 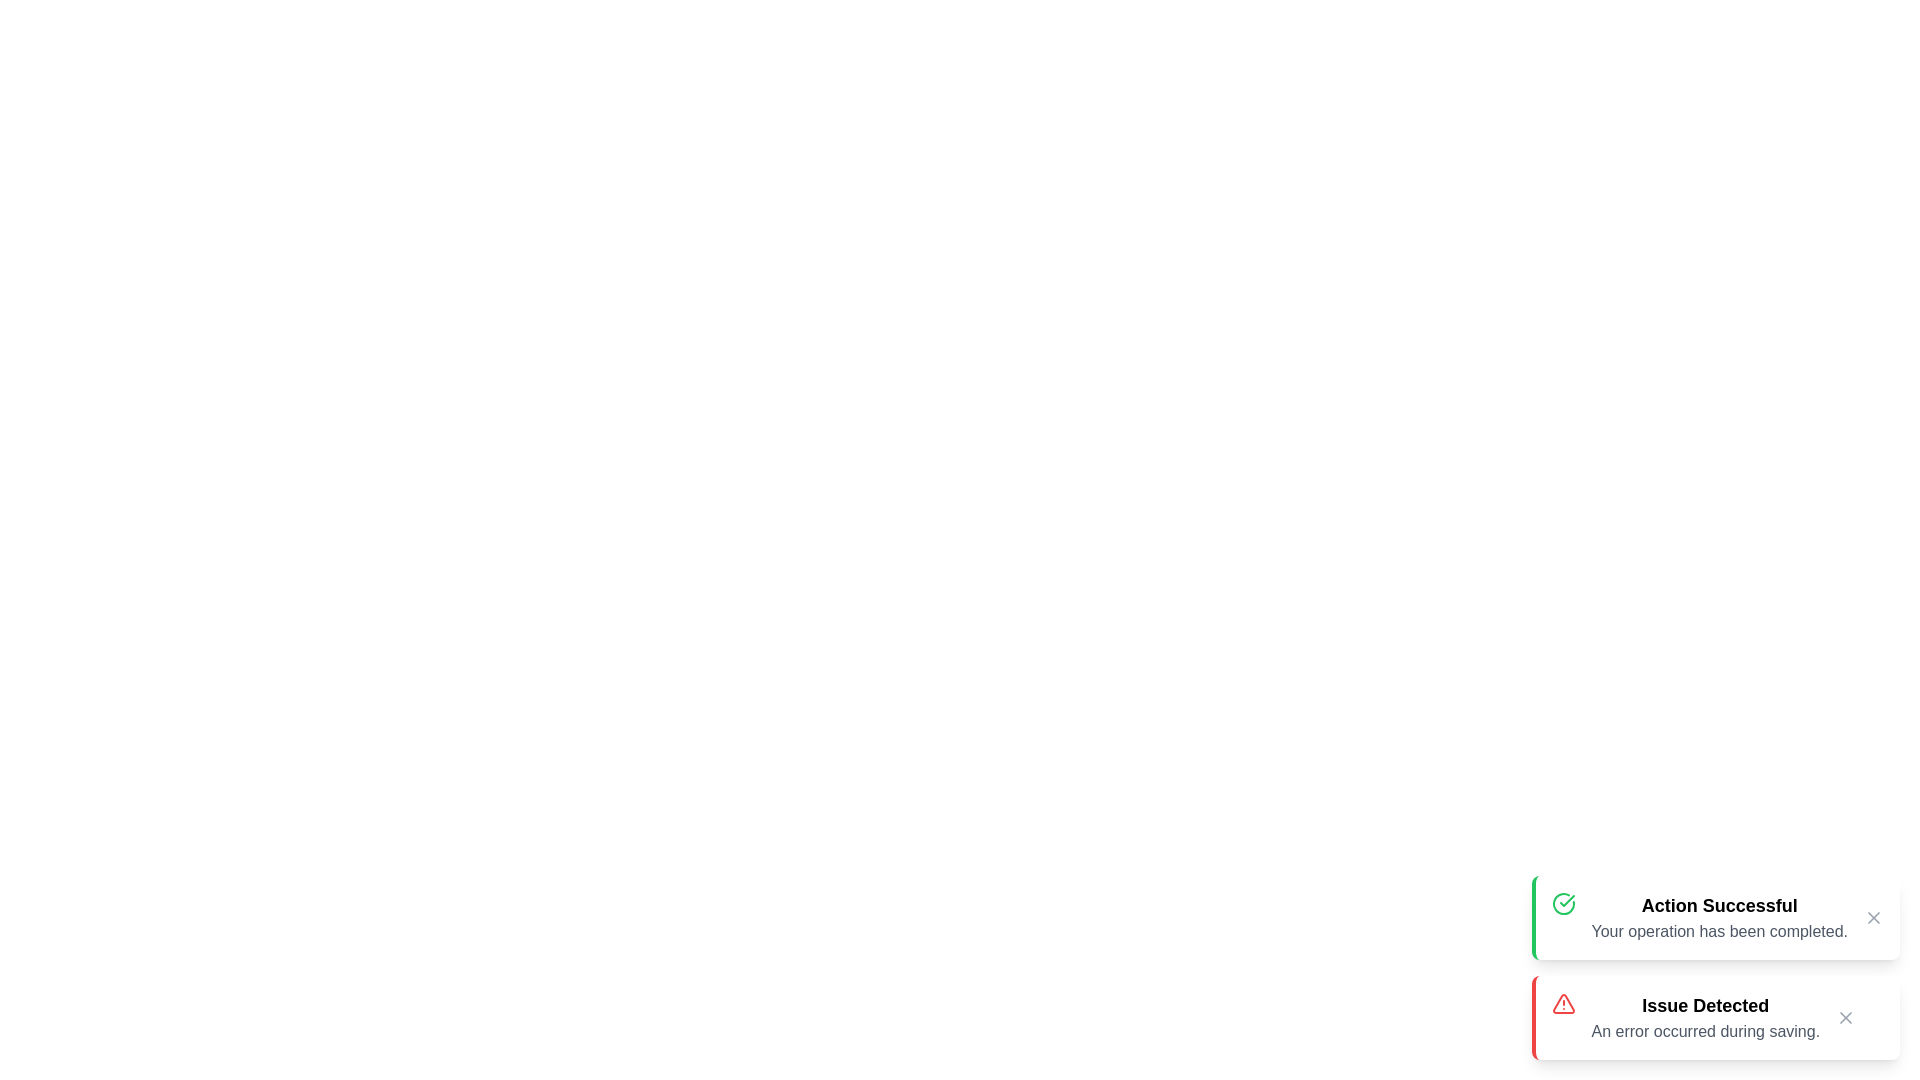 I want to click on the close button of the notification with title Action Successful, so click(x=1872, y=918).